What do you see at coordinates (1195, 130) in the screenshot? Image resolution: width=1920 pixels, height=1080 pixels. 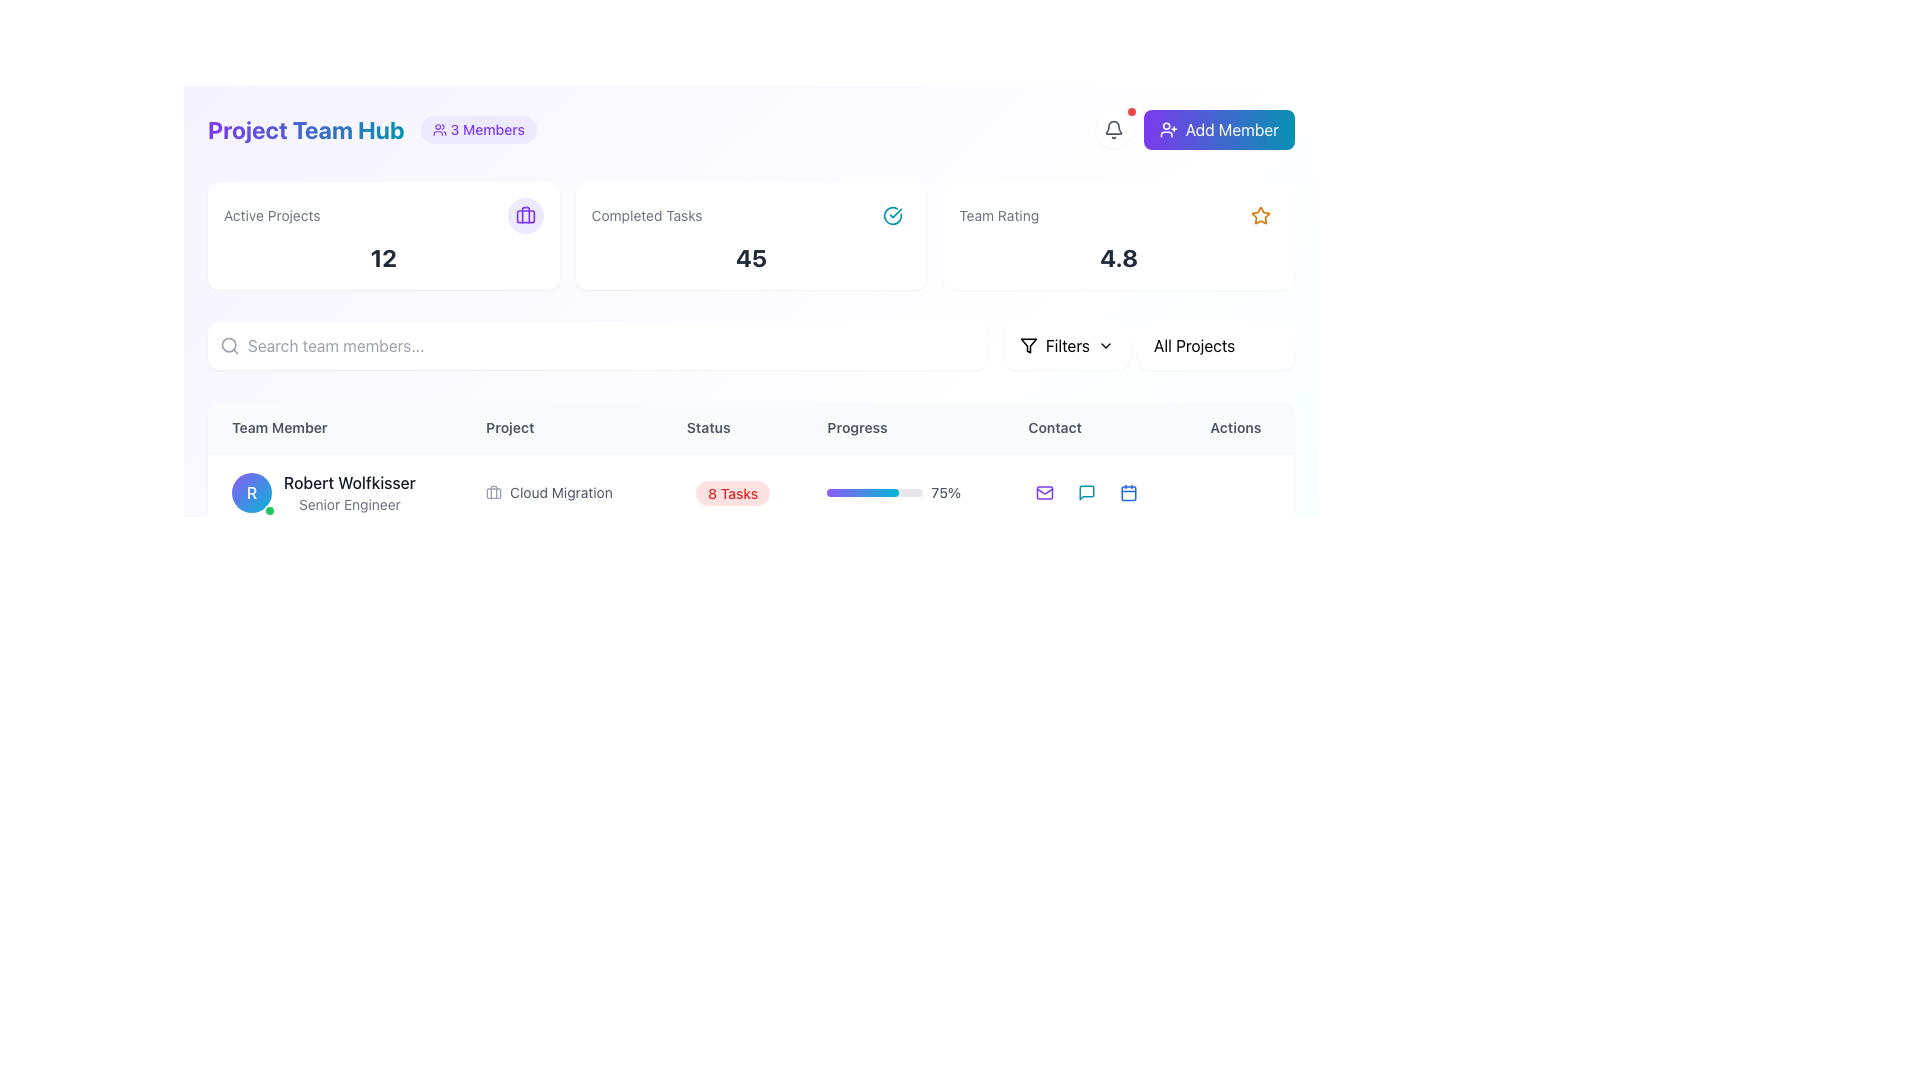 I see `the 'Add Member' button with a gradient background and white text` at bounding box center [1195, 130].